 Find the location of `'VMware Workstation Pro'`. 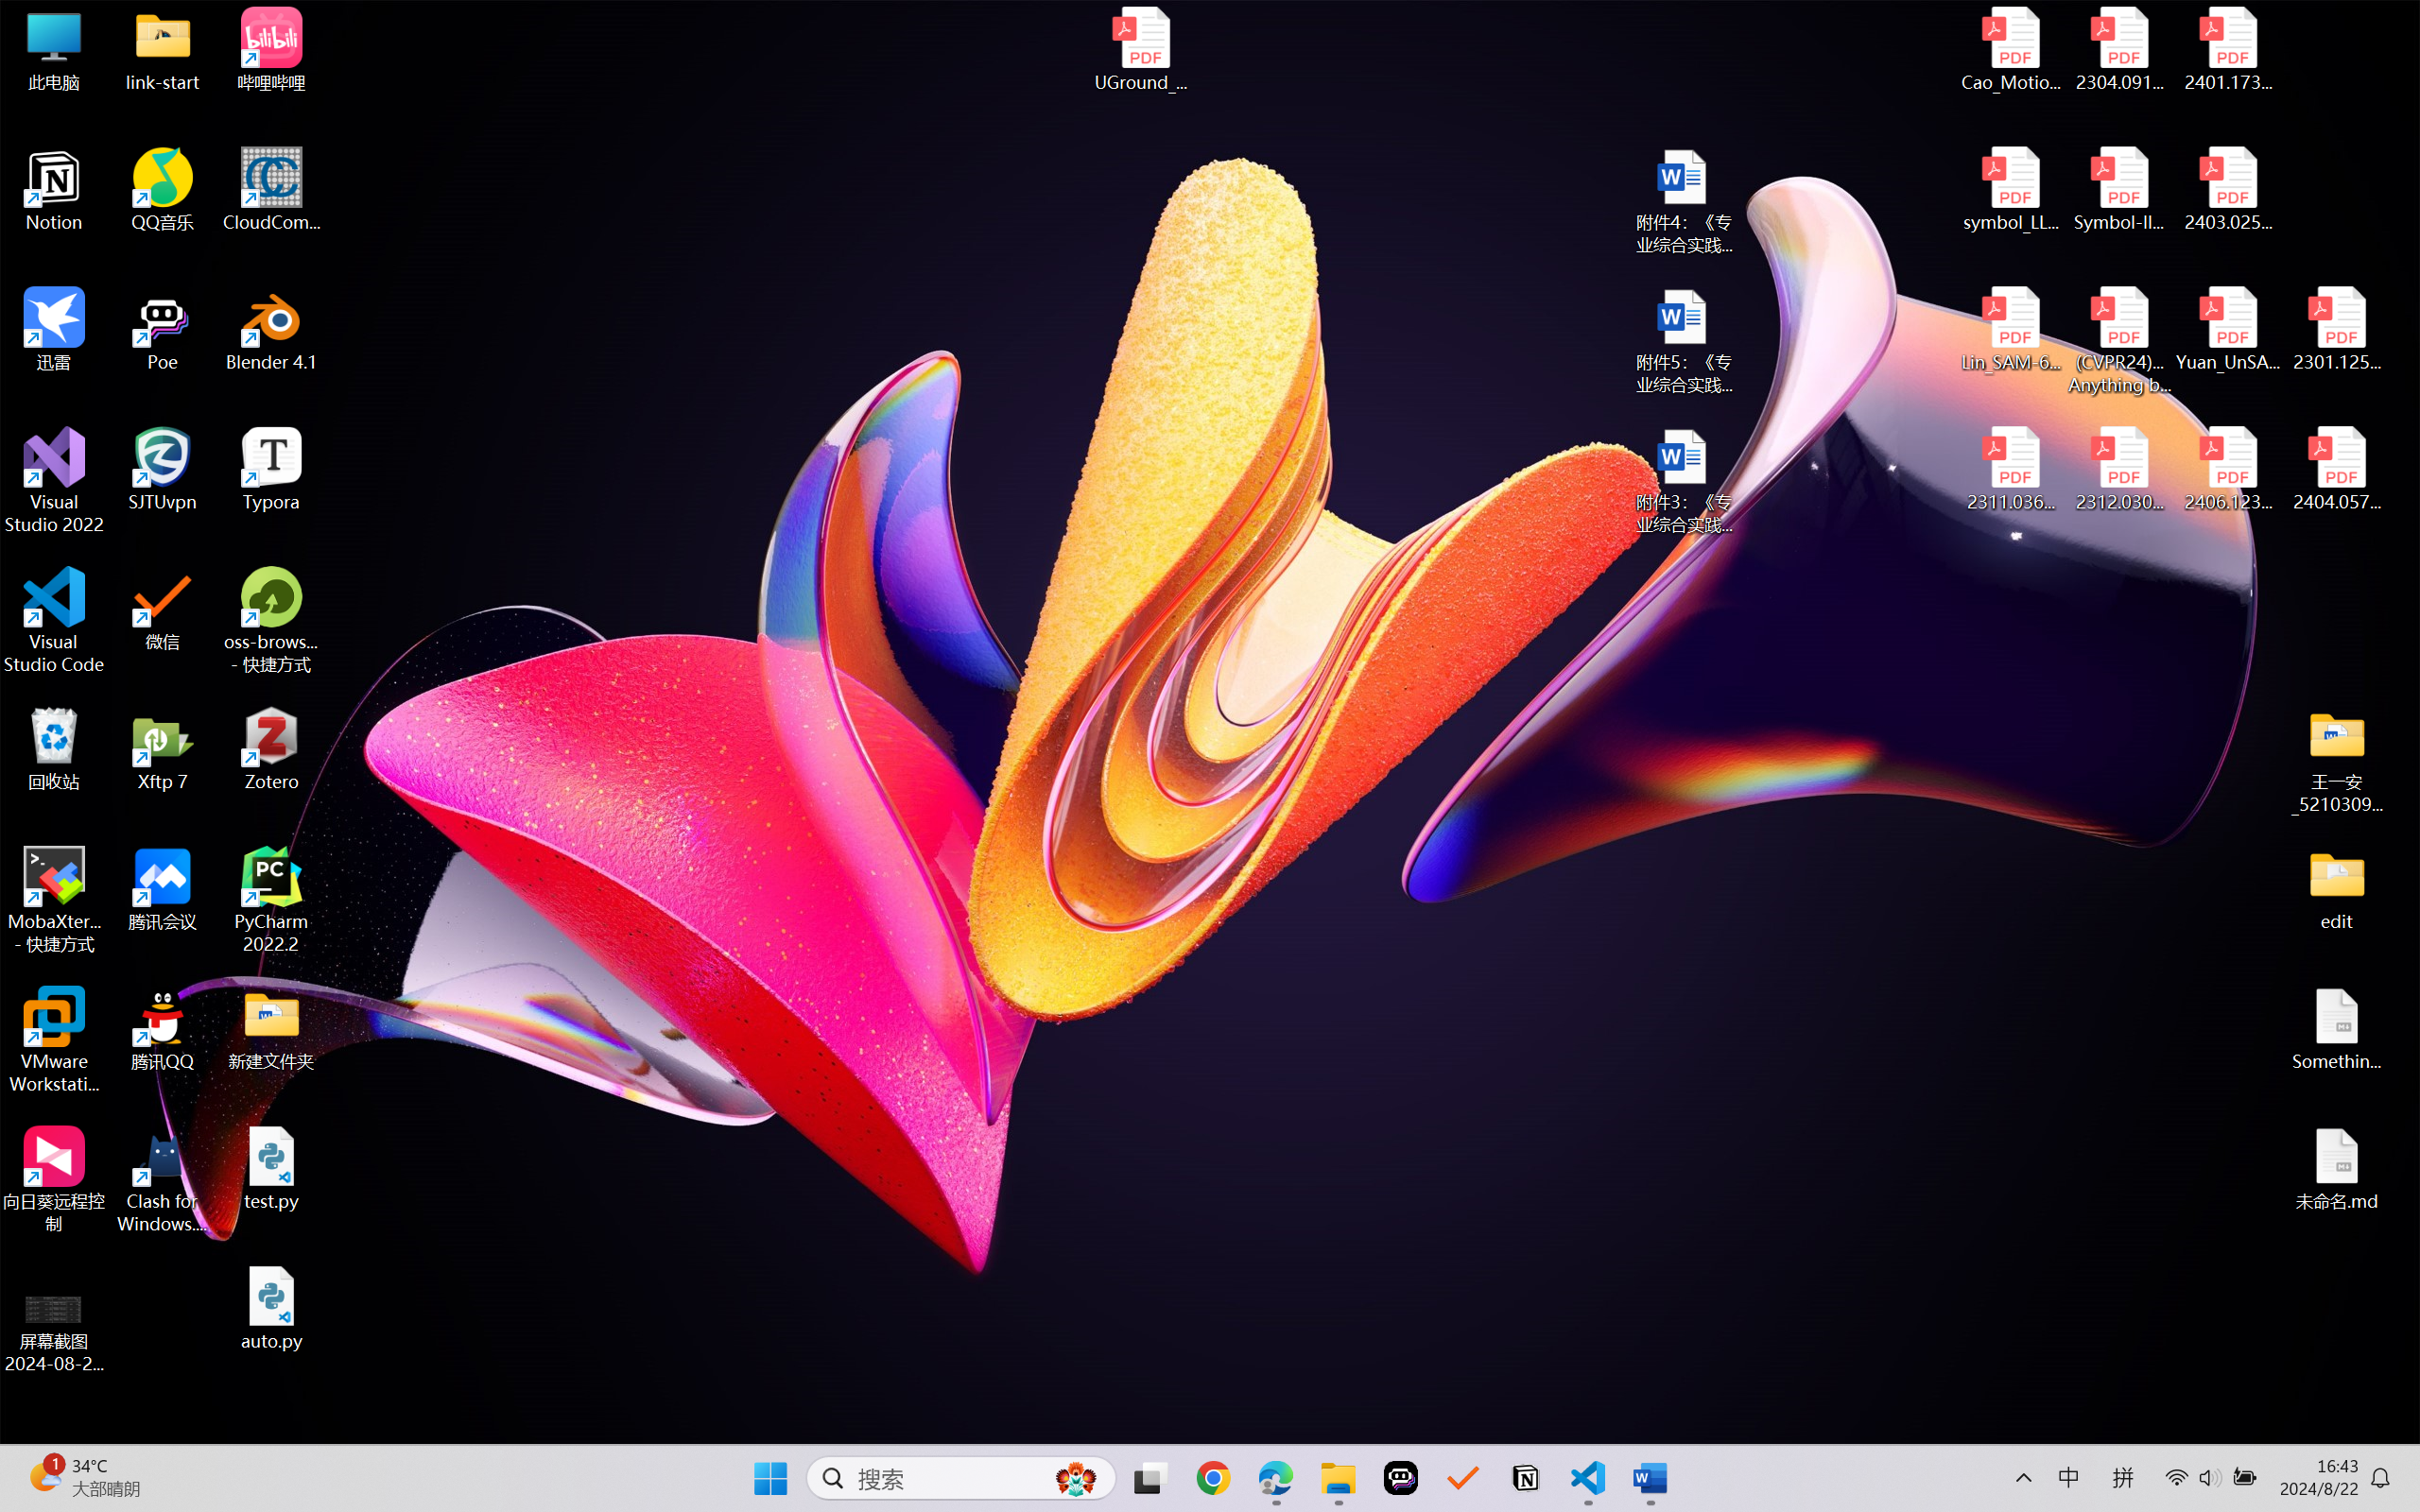

'VMware Workstation Pro' is located at coordinates (53, 1040).